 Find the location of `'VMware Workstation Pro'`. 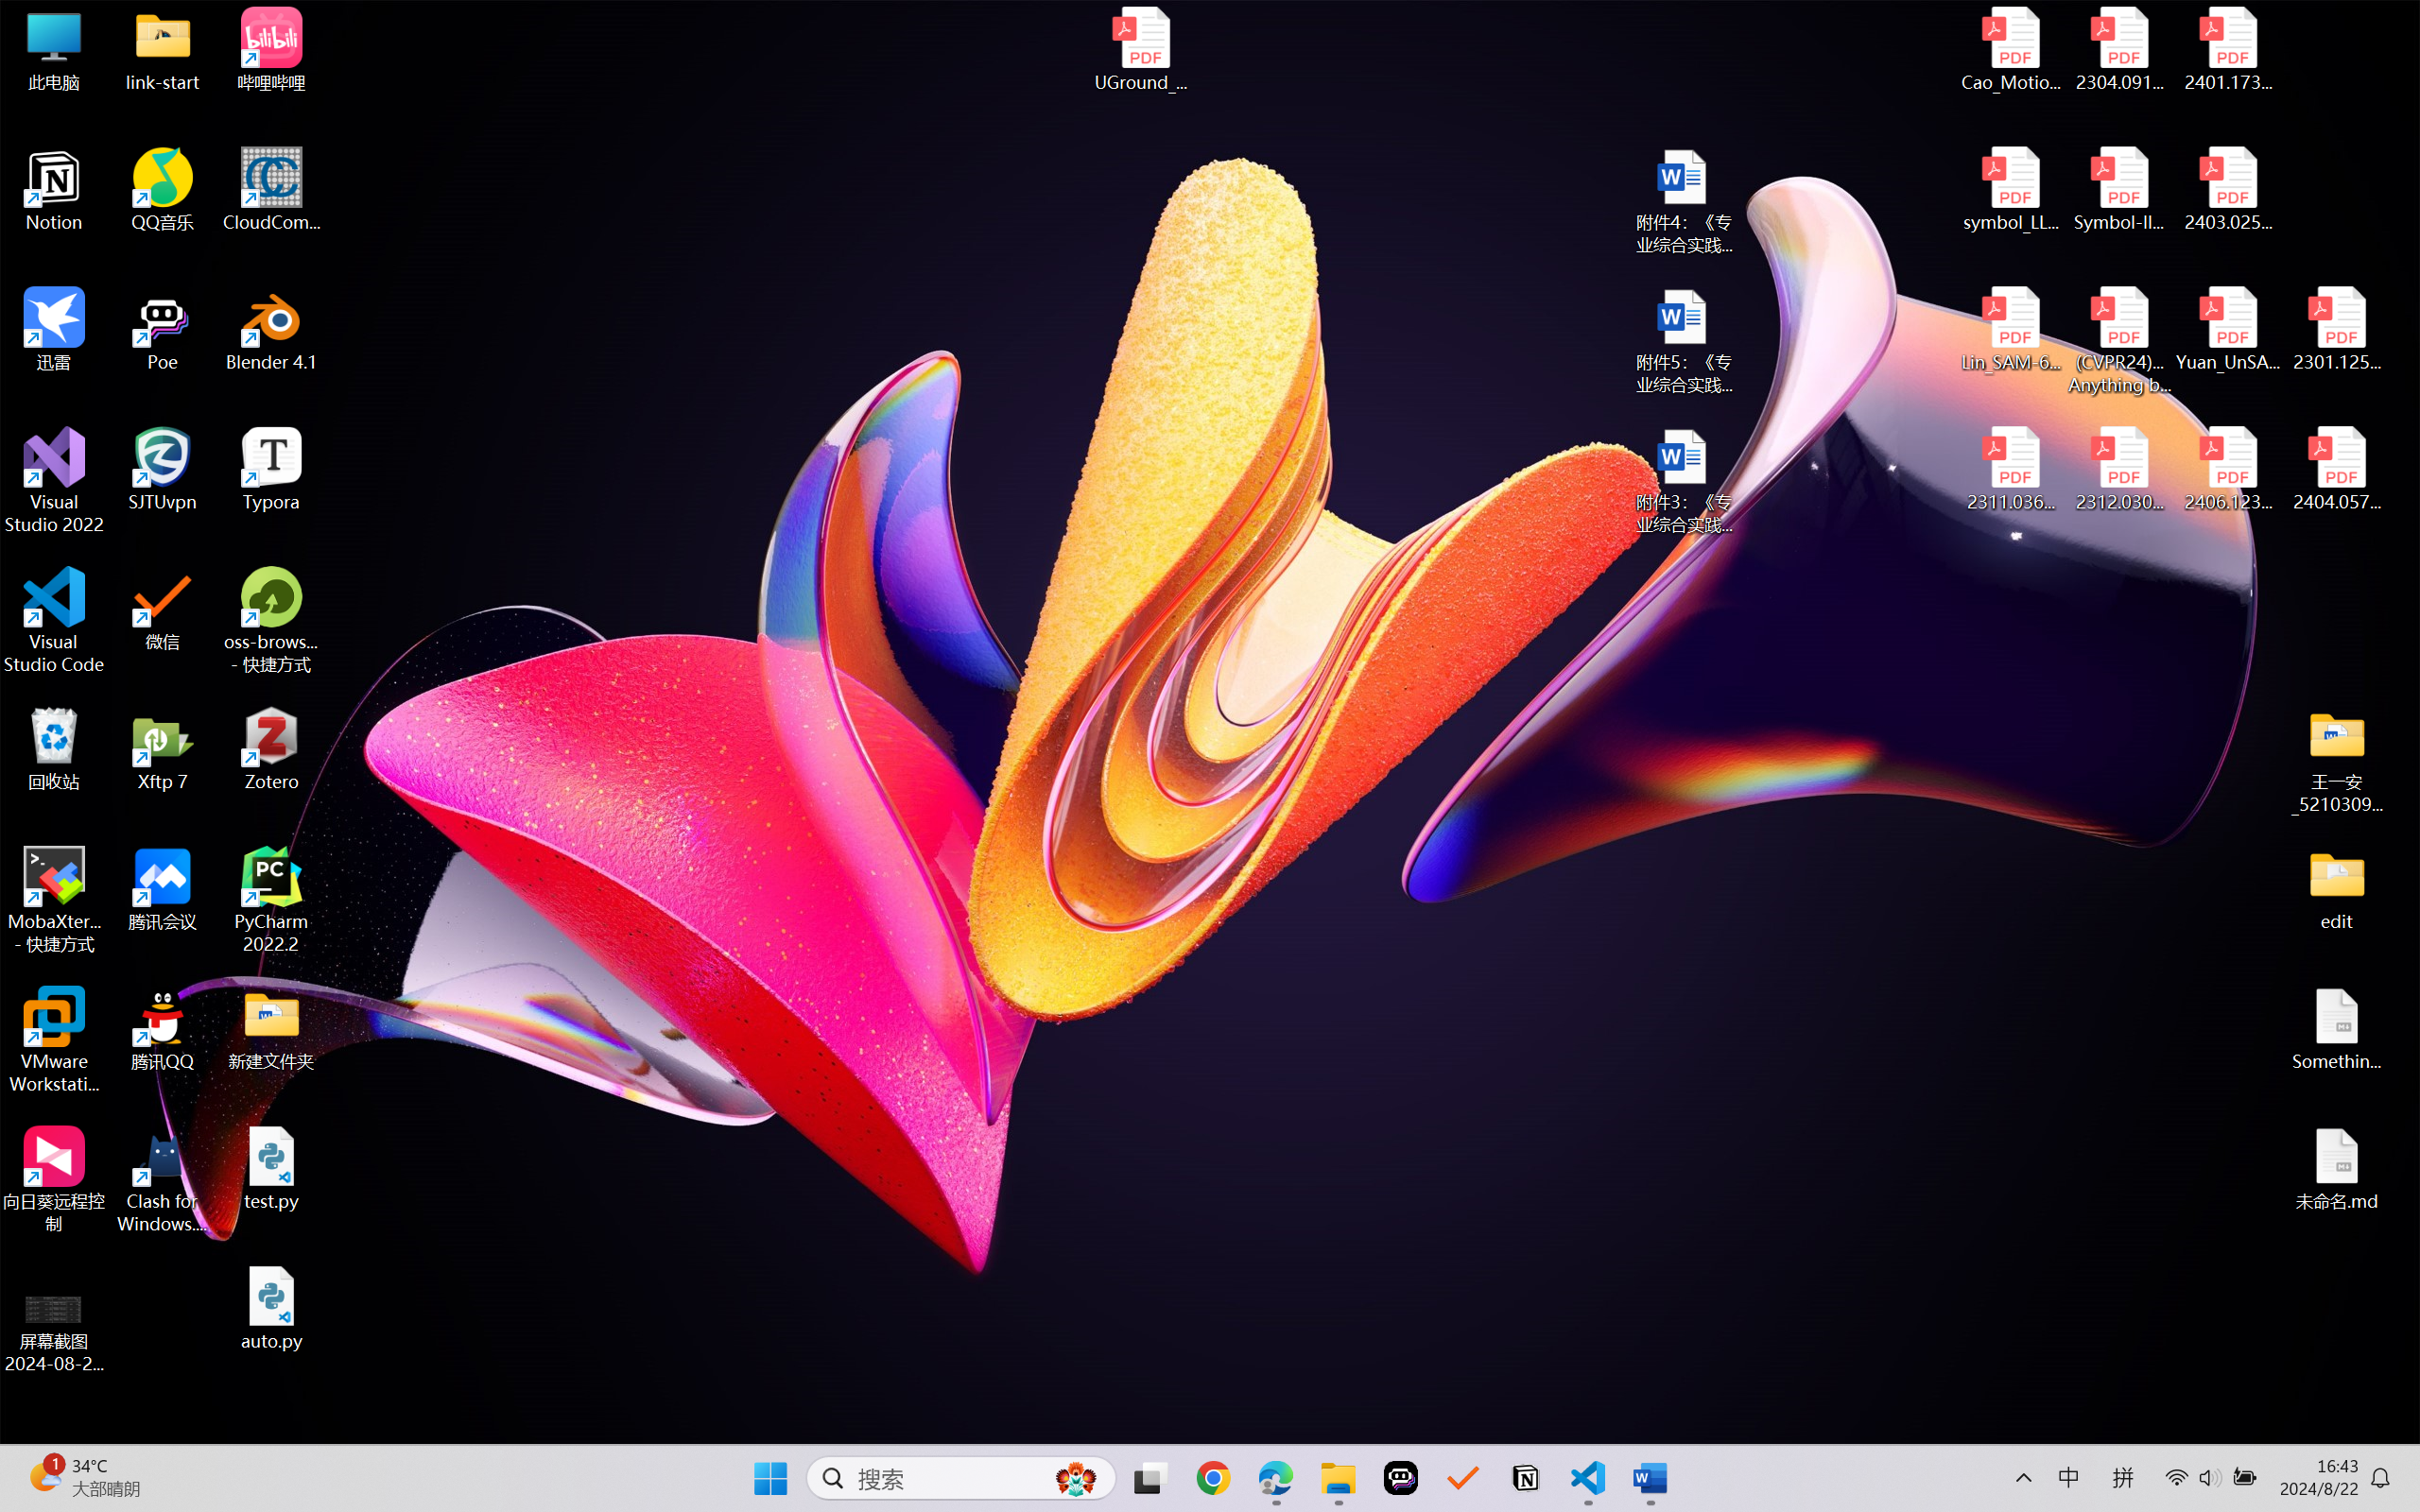

'VMware Workstation Pro' is located at coordinates (53, 1040).